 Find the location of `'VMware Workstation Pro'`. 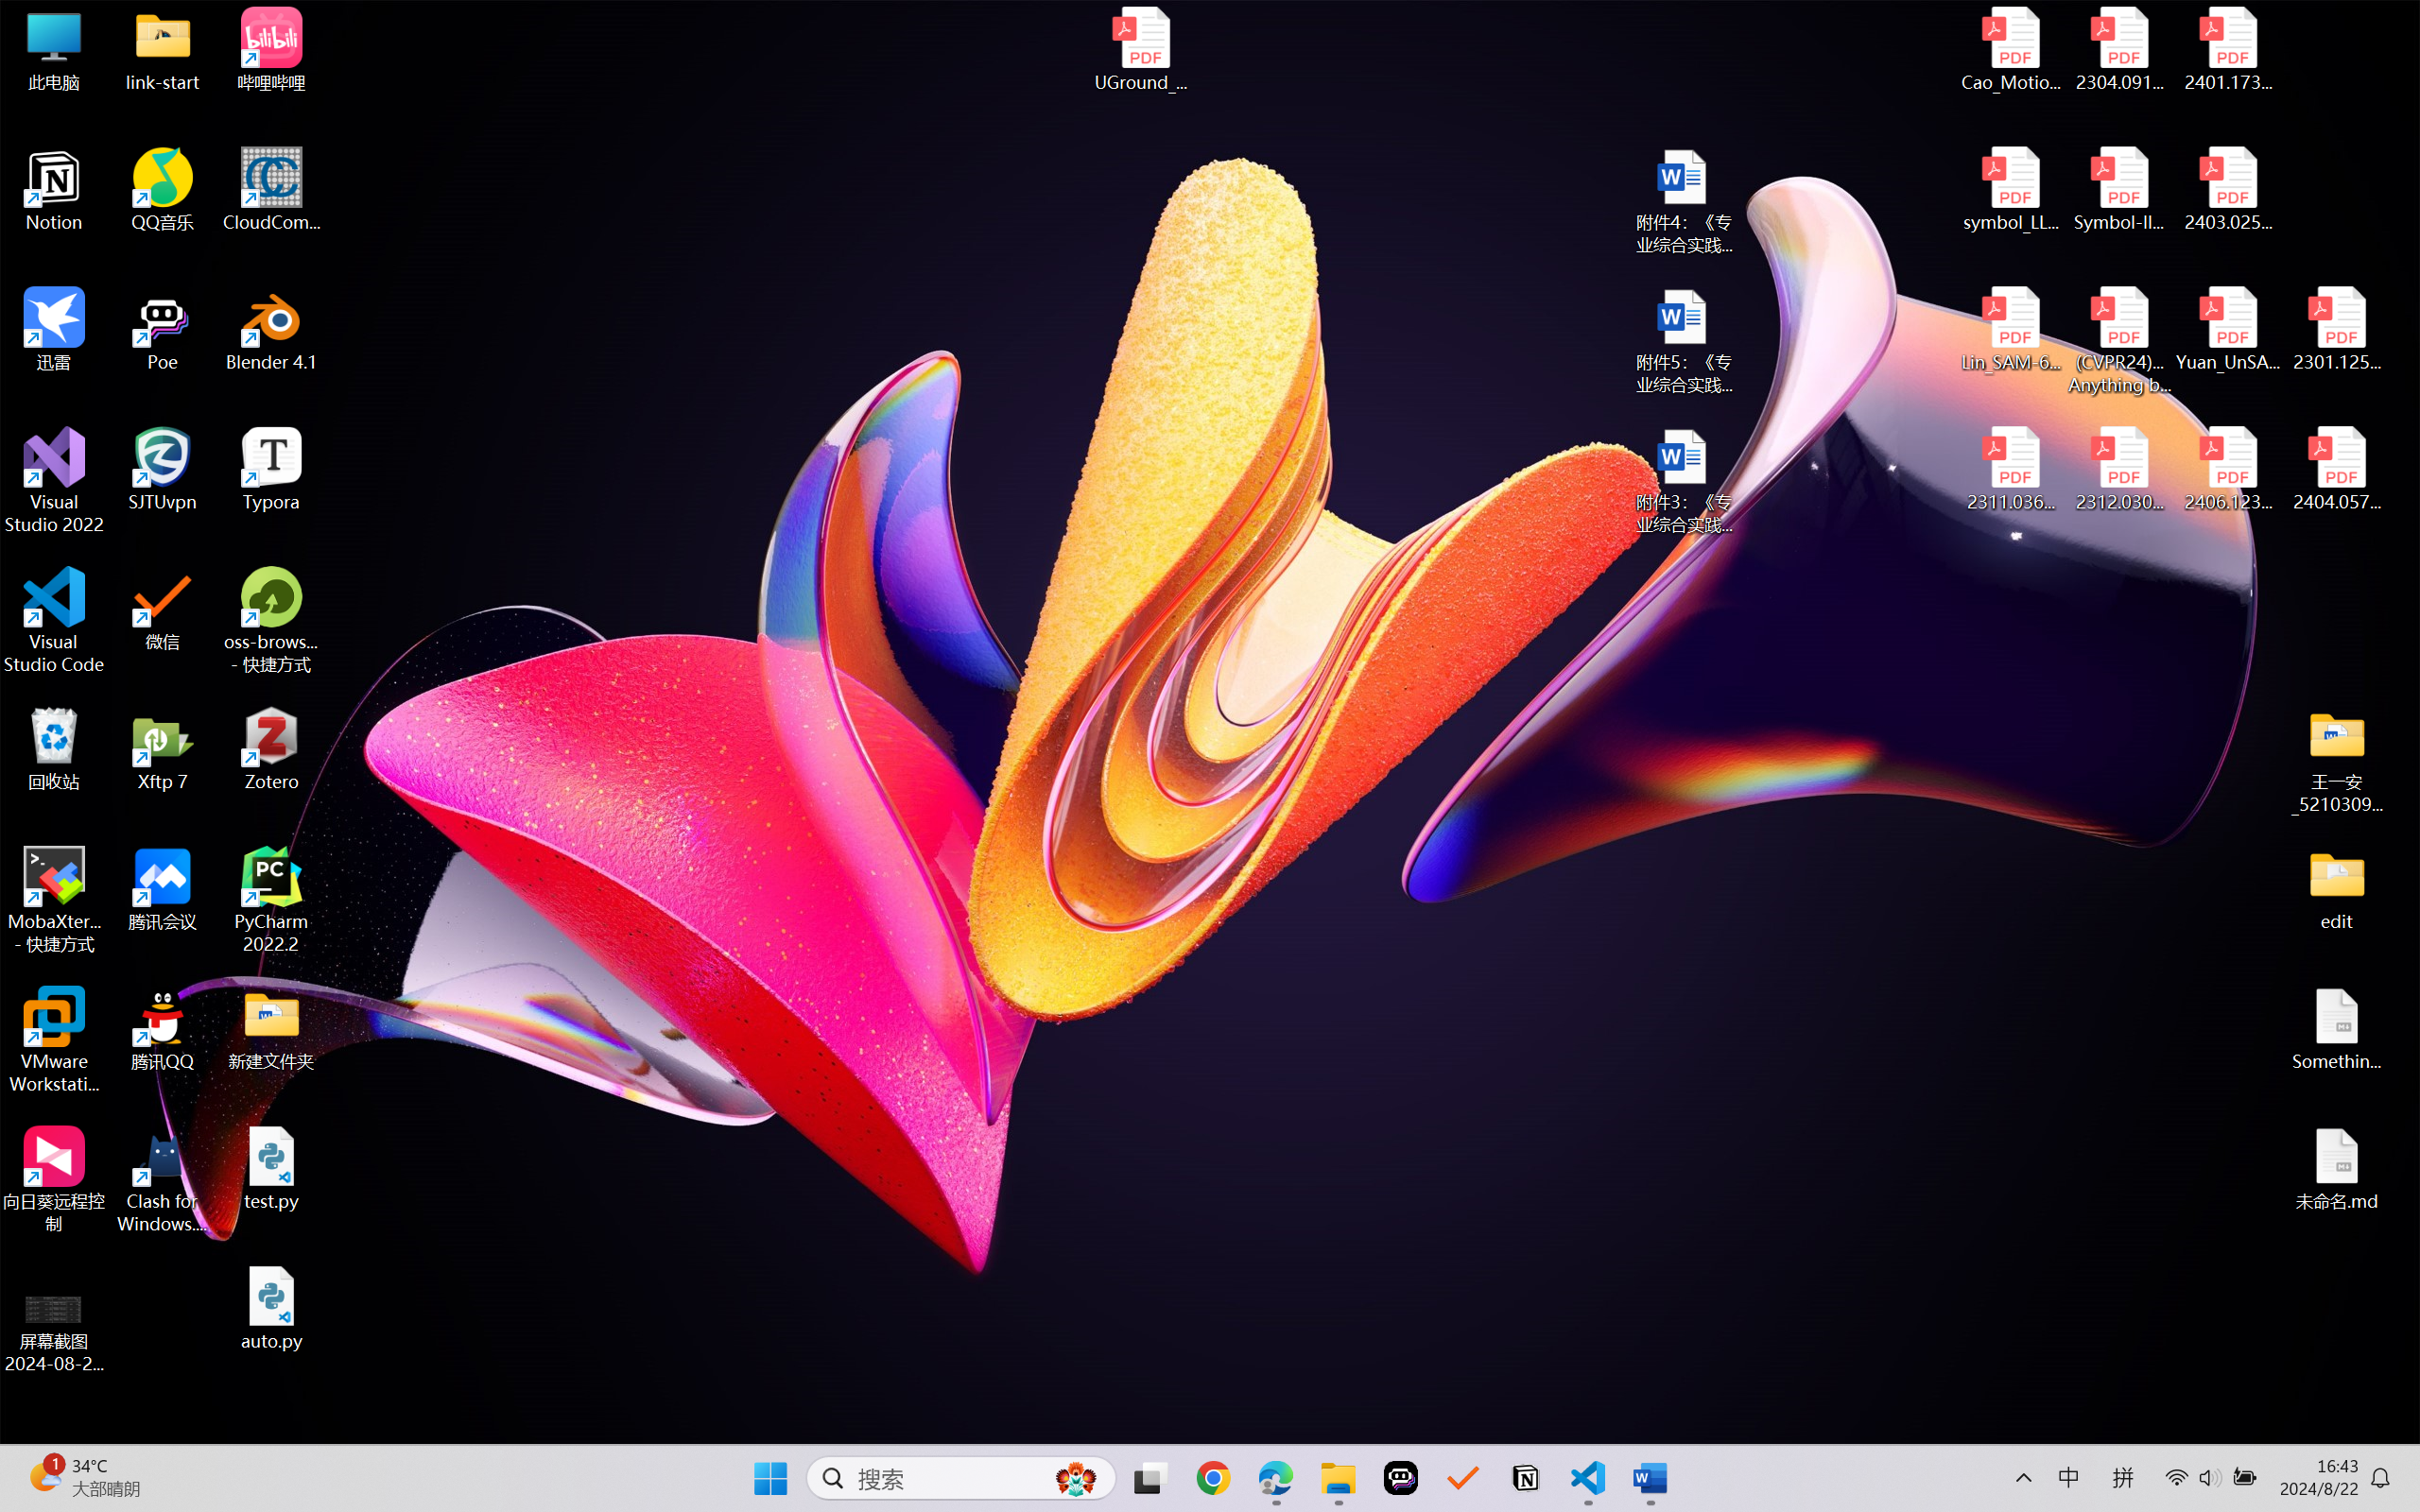

'VMware Workstation Pro' is located at coordinates (53, 1040).